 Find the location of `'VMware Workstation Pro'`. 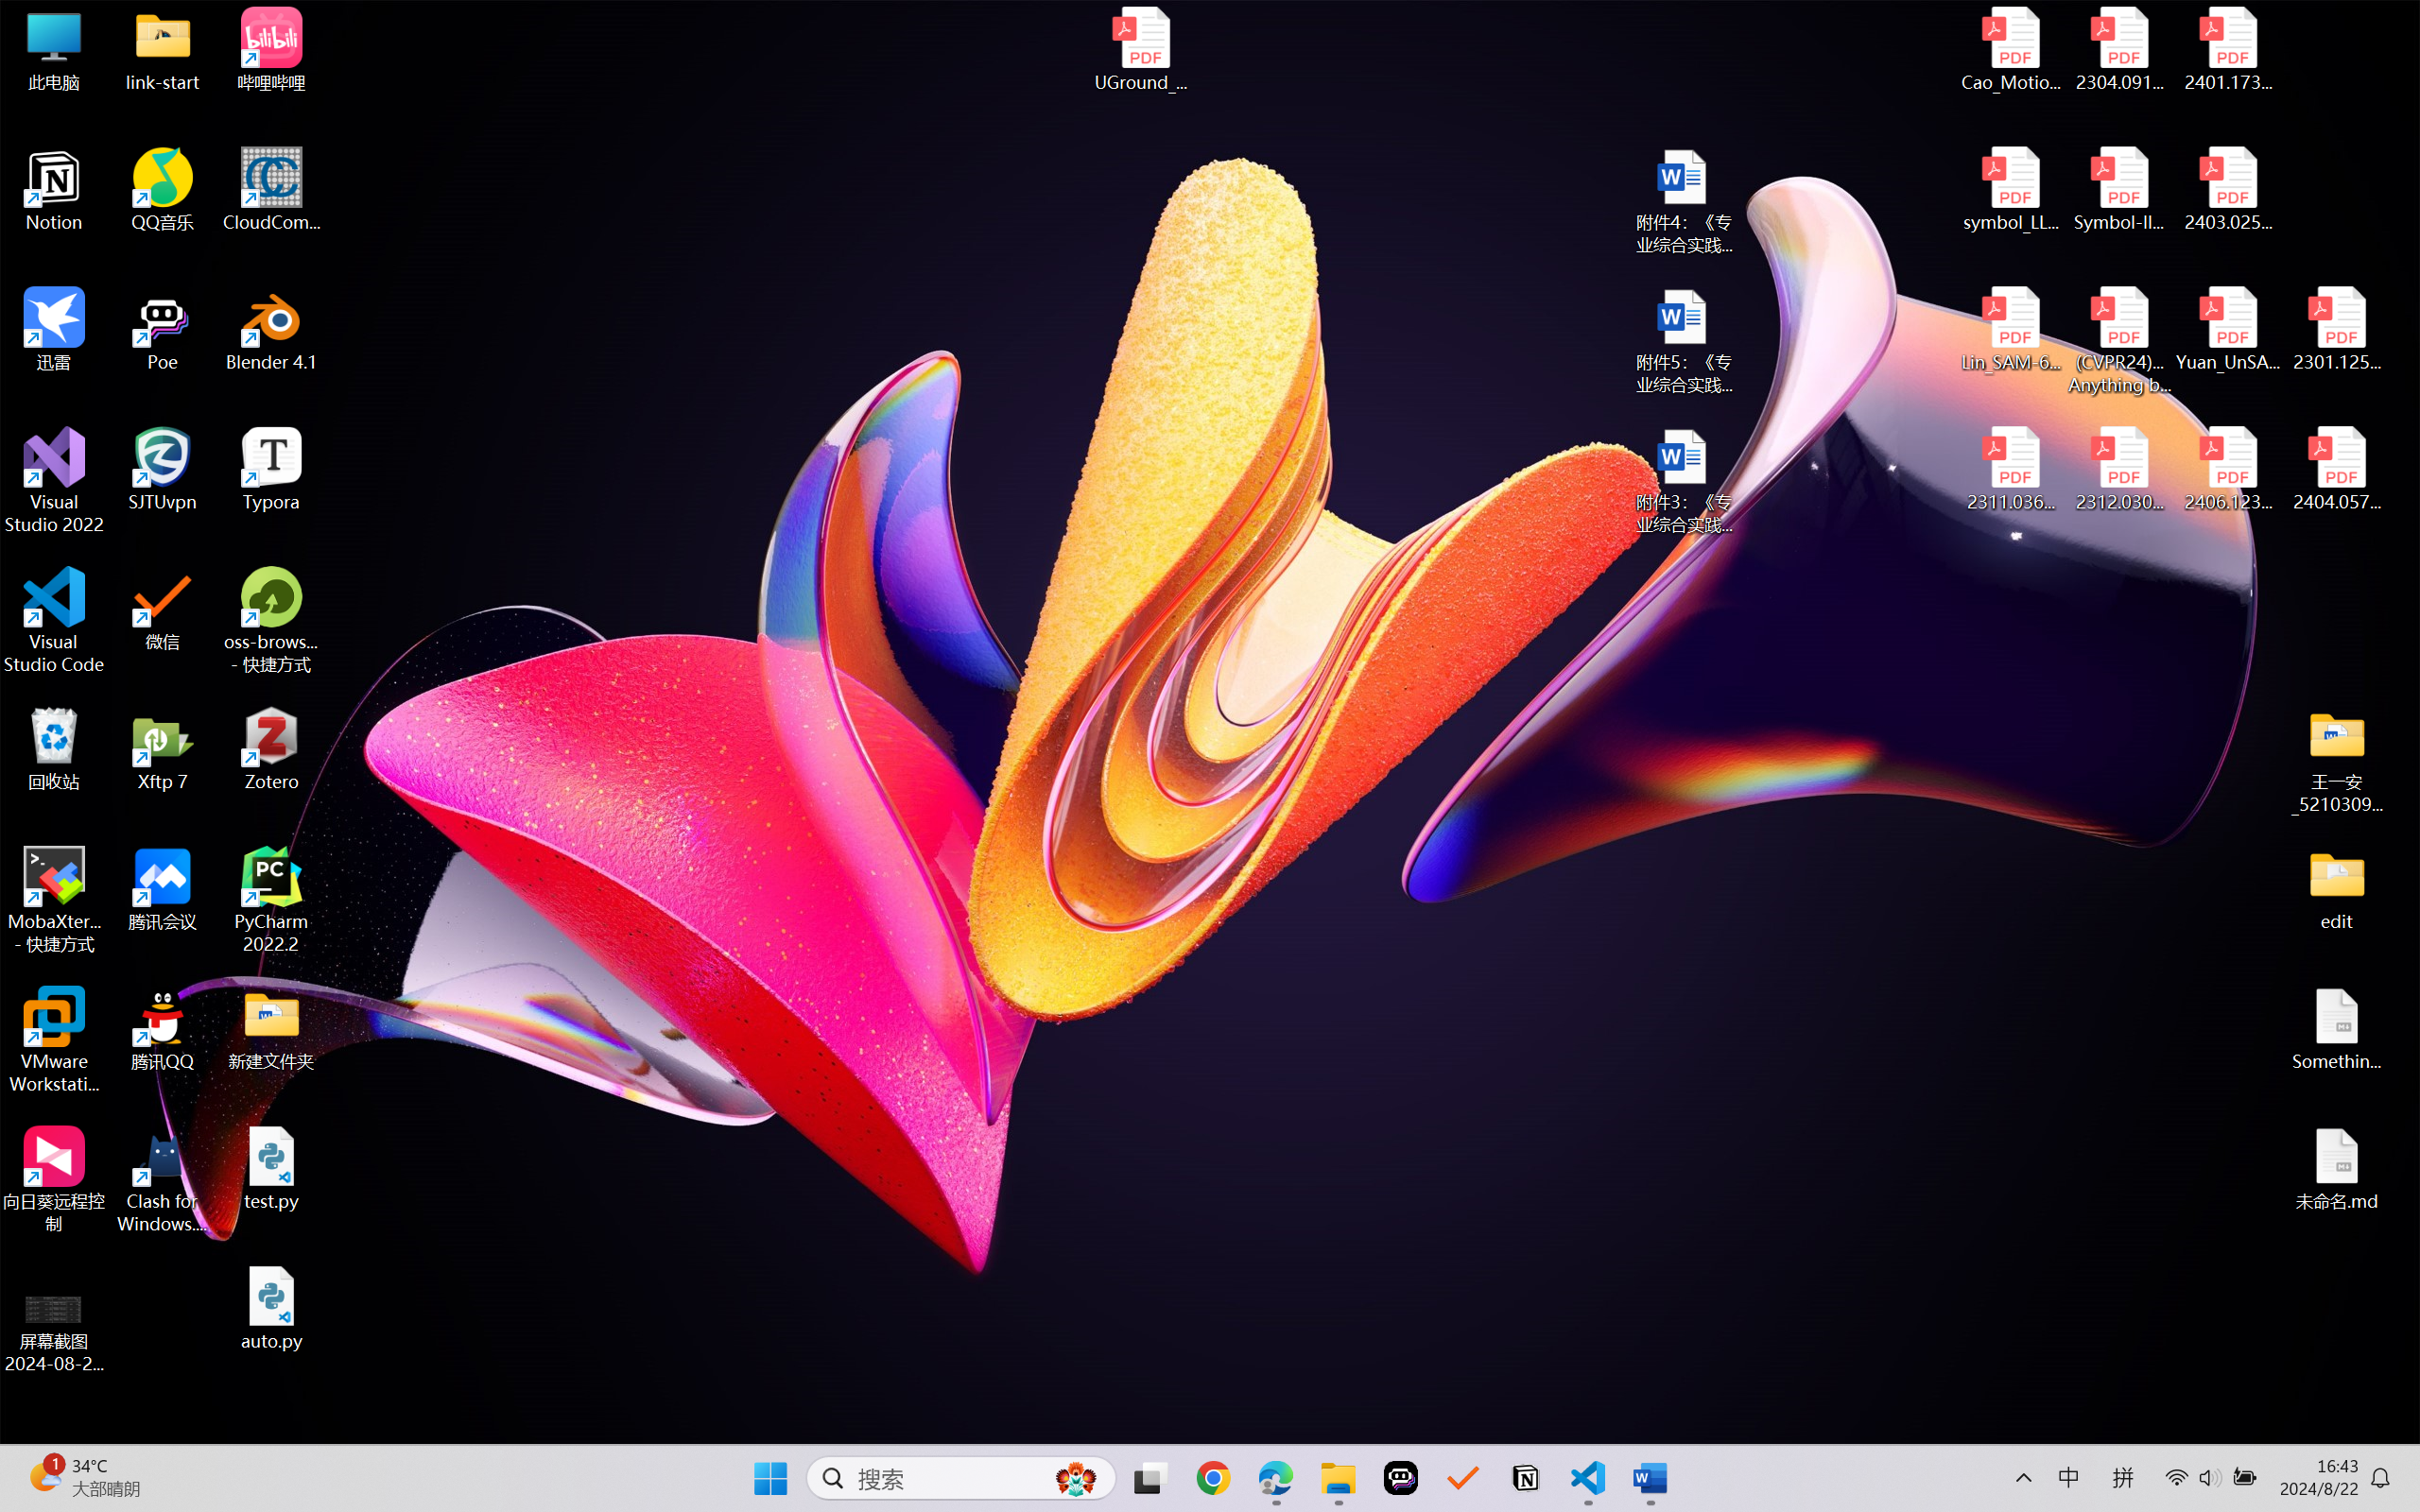

'VMware Workstation Pro' is located at coordinates (53, 1040).